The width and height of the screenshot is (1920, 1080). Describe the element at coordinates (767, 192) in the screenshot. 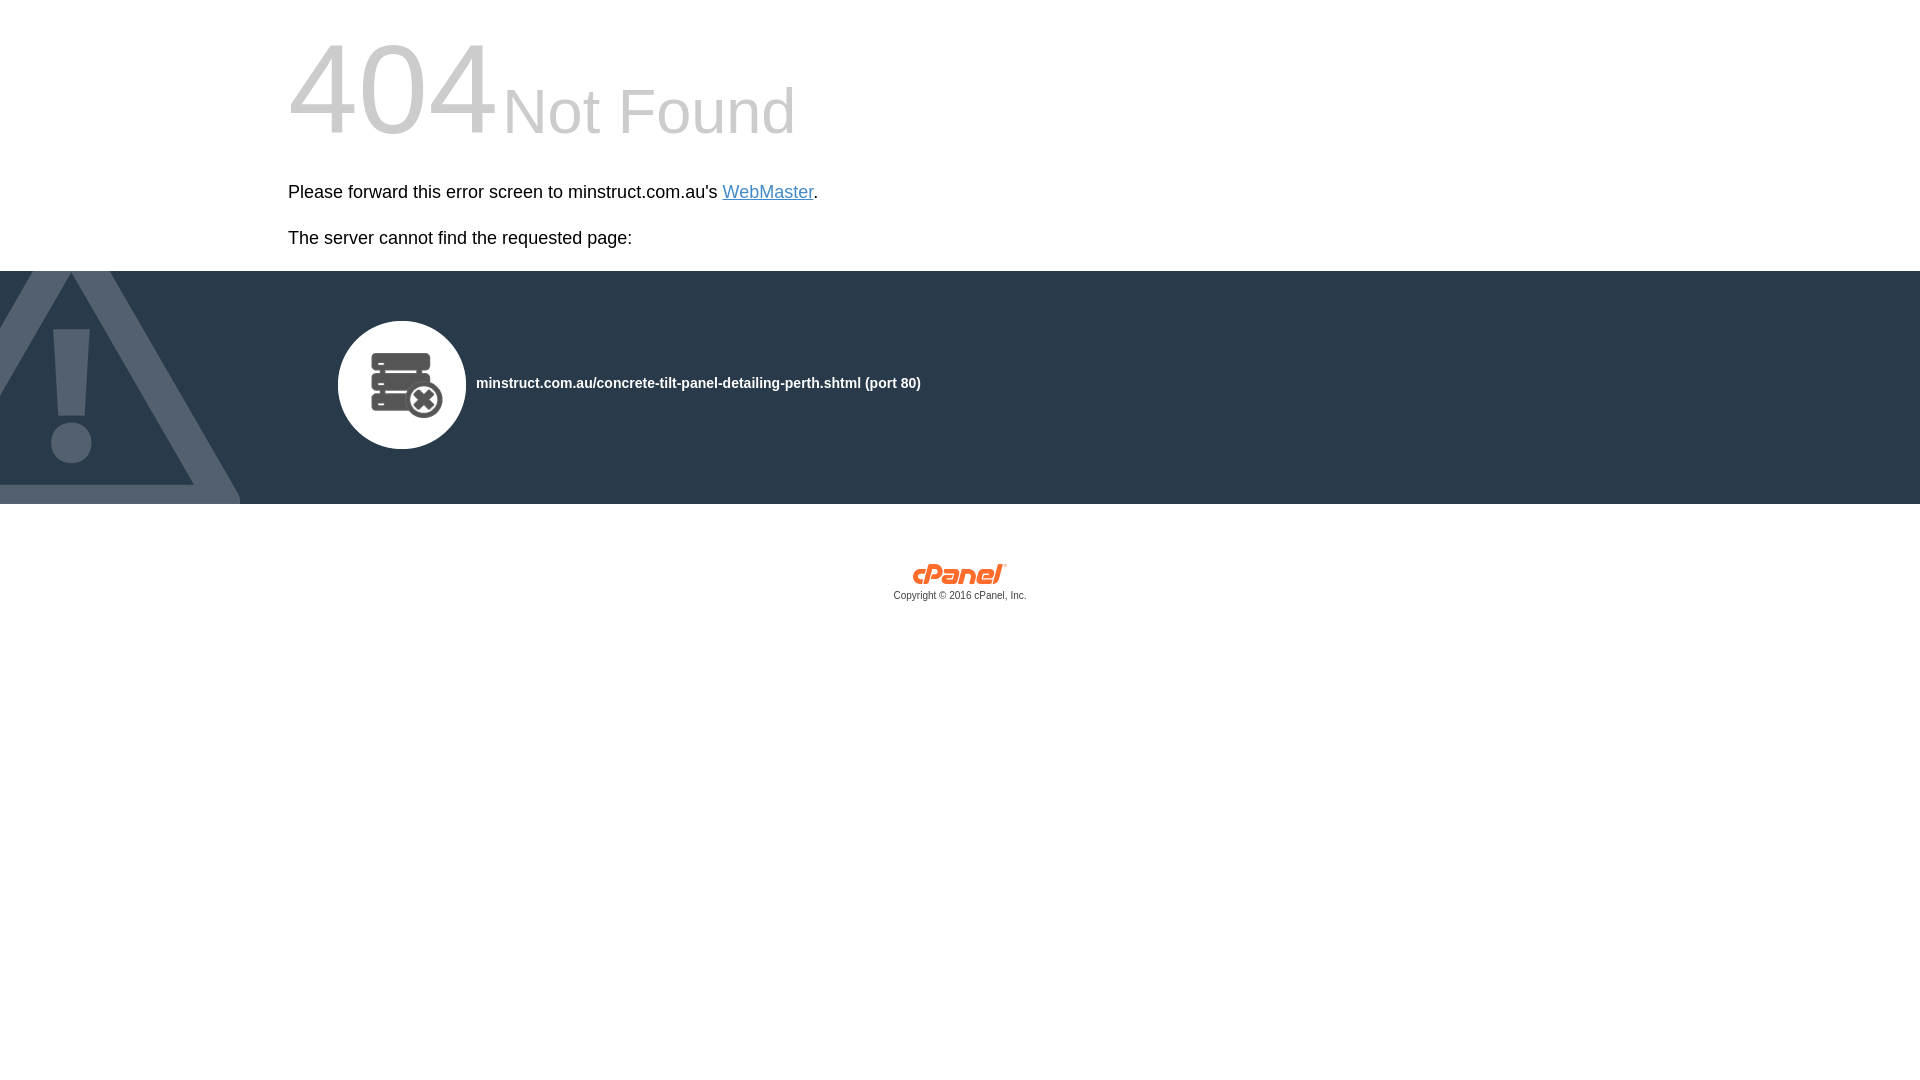

I see `'WebMaster'` at that location.